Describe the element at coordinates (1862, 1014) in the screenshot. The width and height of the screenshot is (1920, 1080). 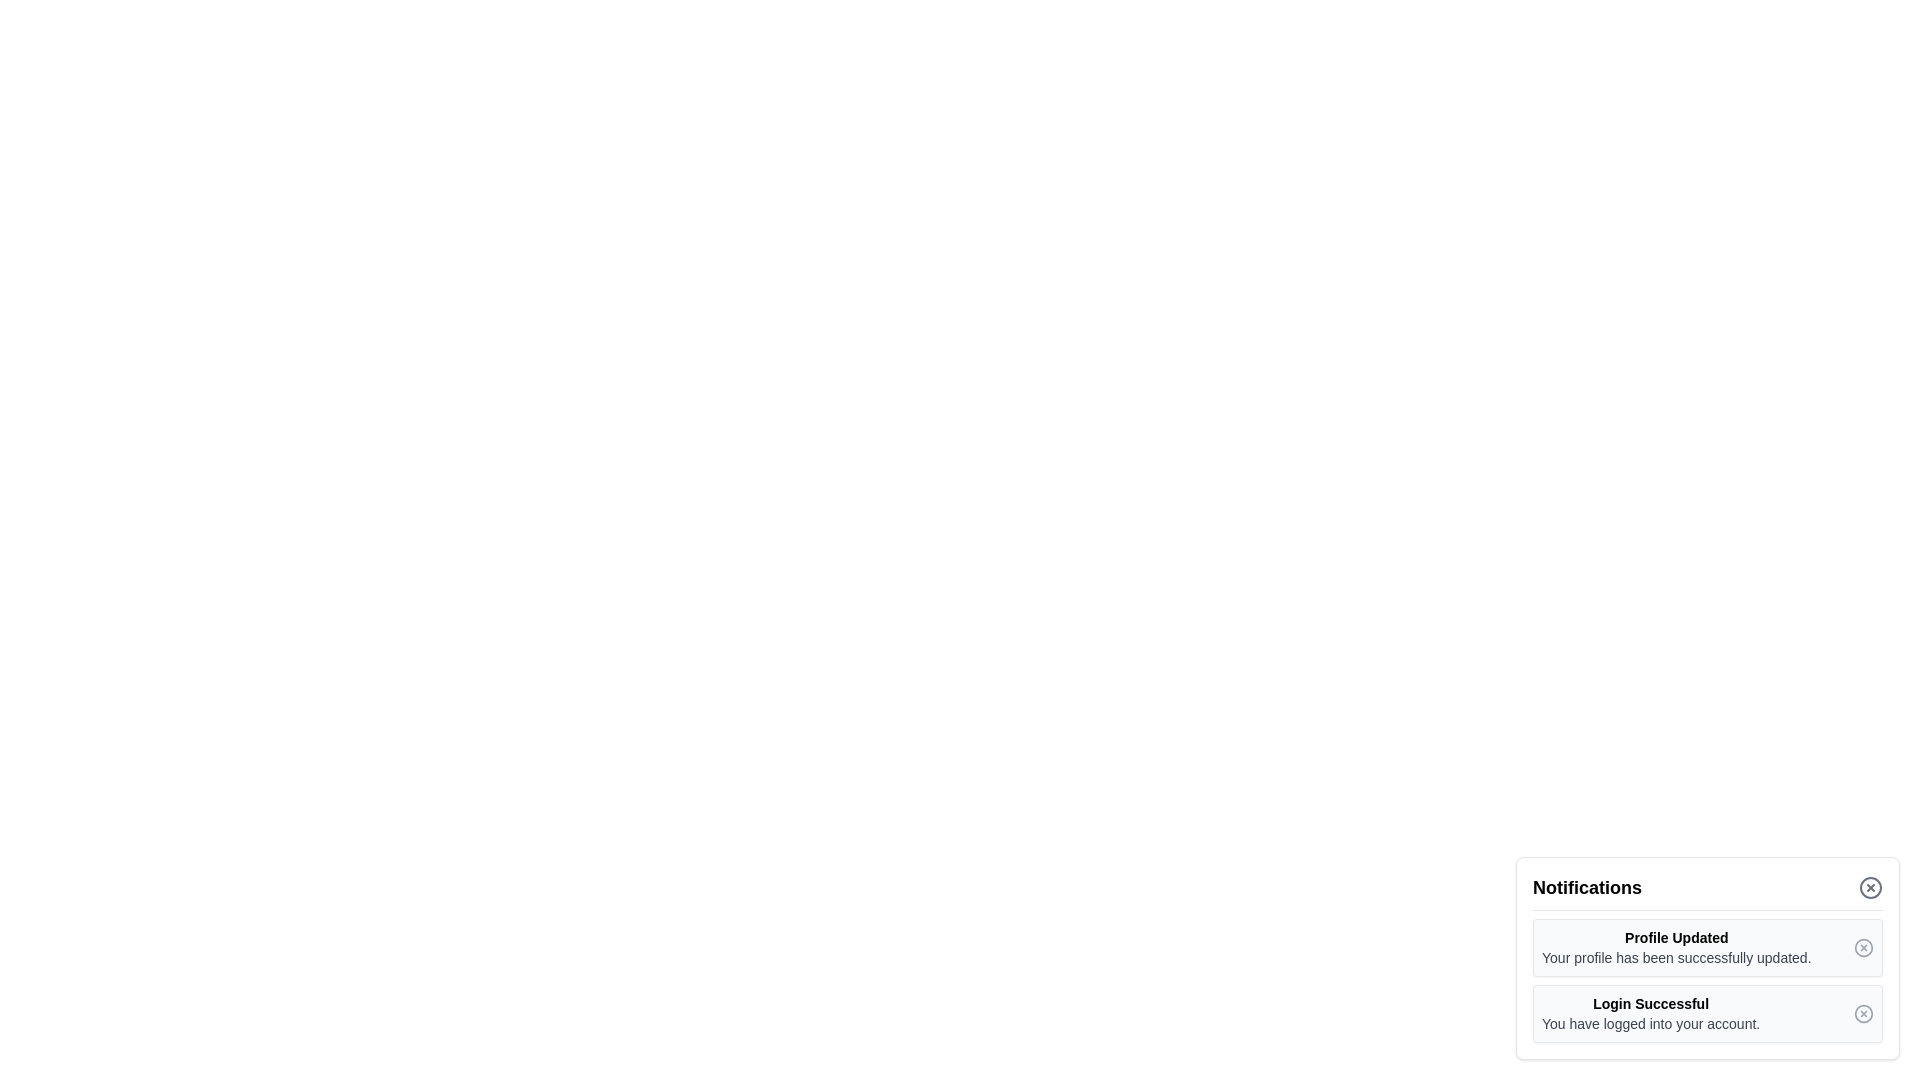
I see `the close button for the 'Login Successful' notification` at that location.